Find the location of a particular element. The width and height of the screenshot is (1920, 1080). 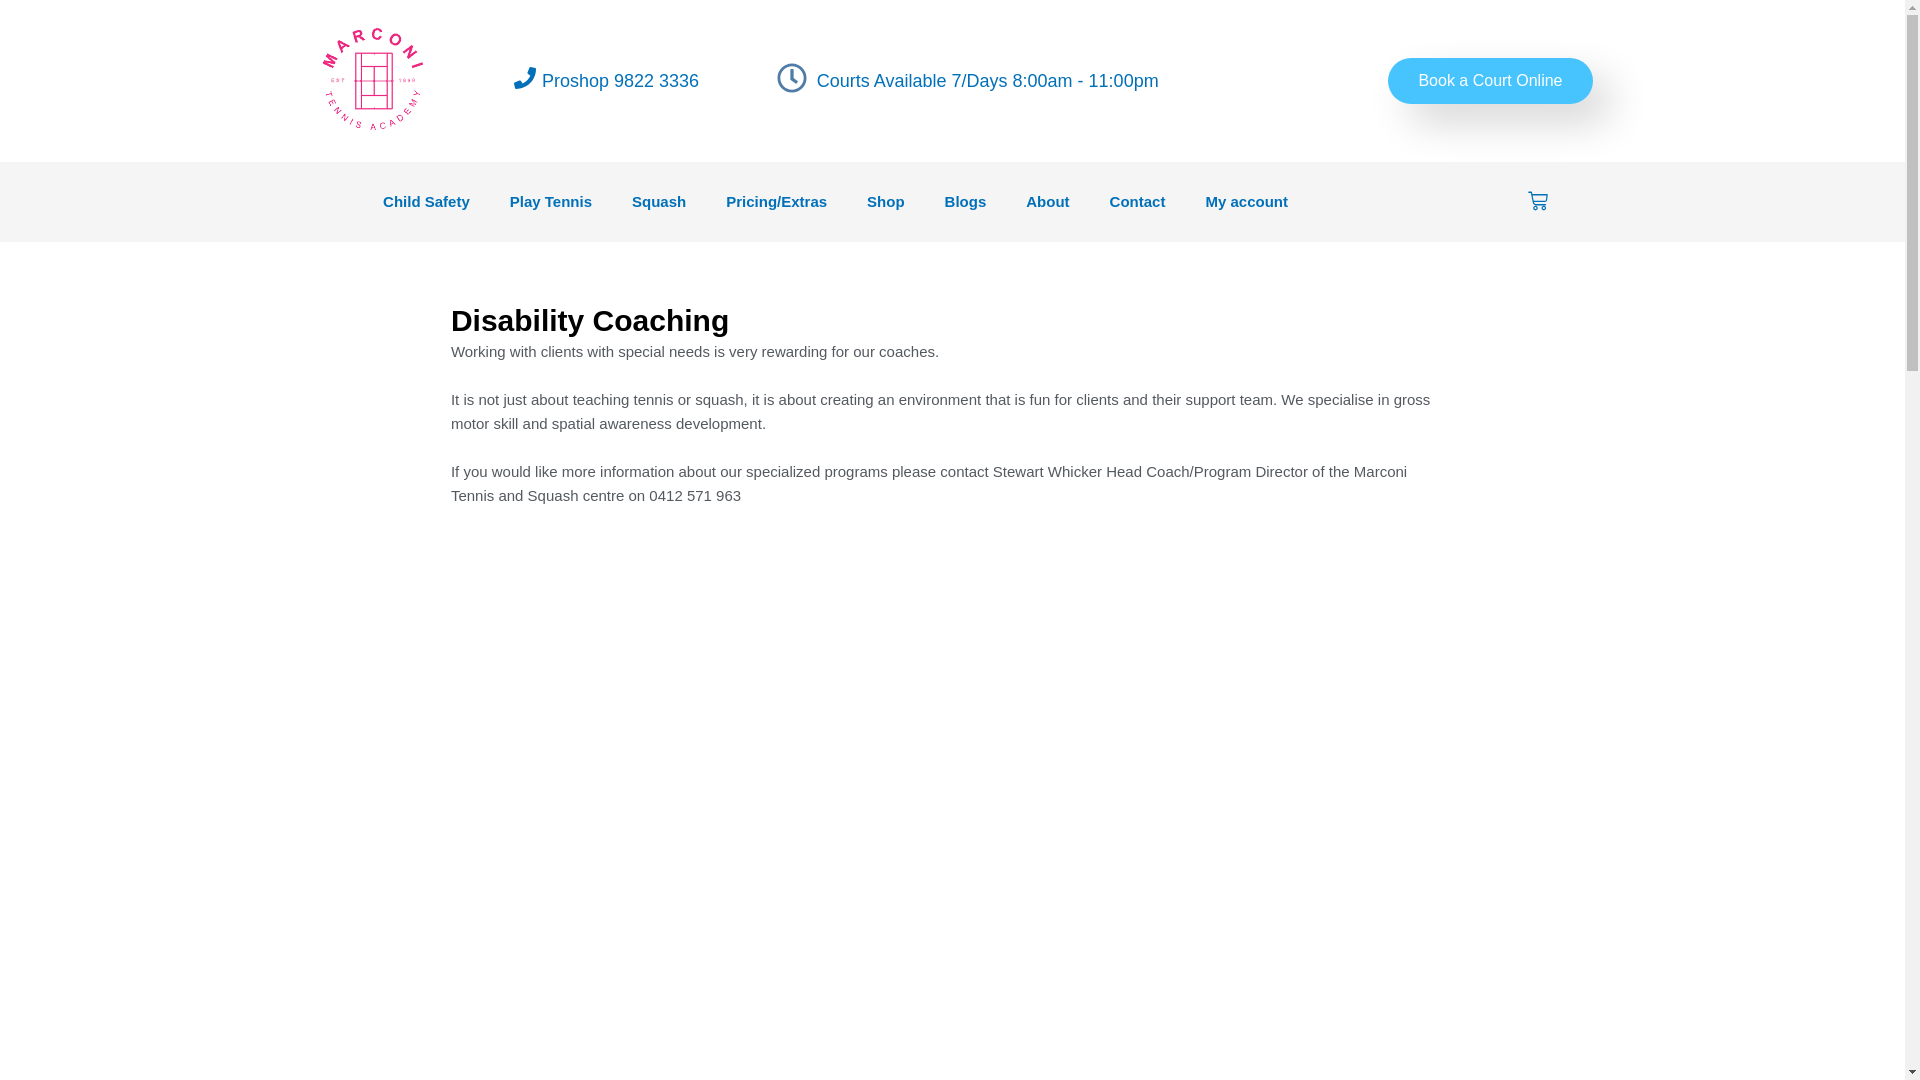

'Play Tennis' is located at coordinates (551, 201).